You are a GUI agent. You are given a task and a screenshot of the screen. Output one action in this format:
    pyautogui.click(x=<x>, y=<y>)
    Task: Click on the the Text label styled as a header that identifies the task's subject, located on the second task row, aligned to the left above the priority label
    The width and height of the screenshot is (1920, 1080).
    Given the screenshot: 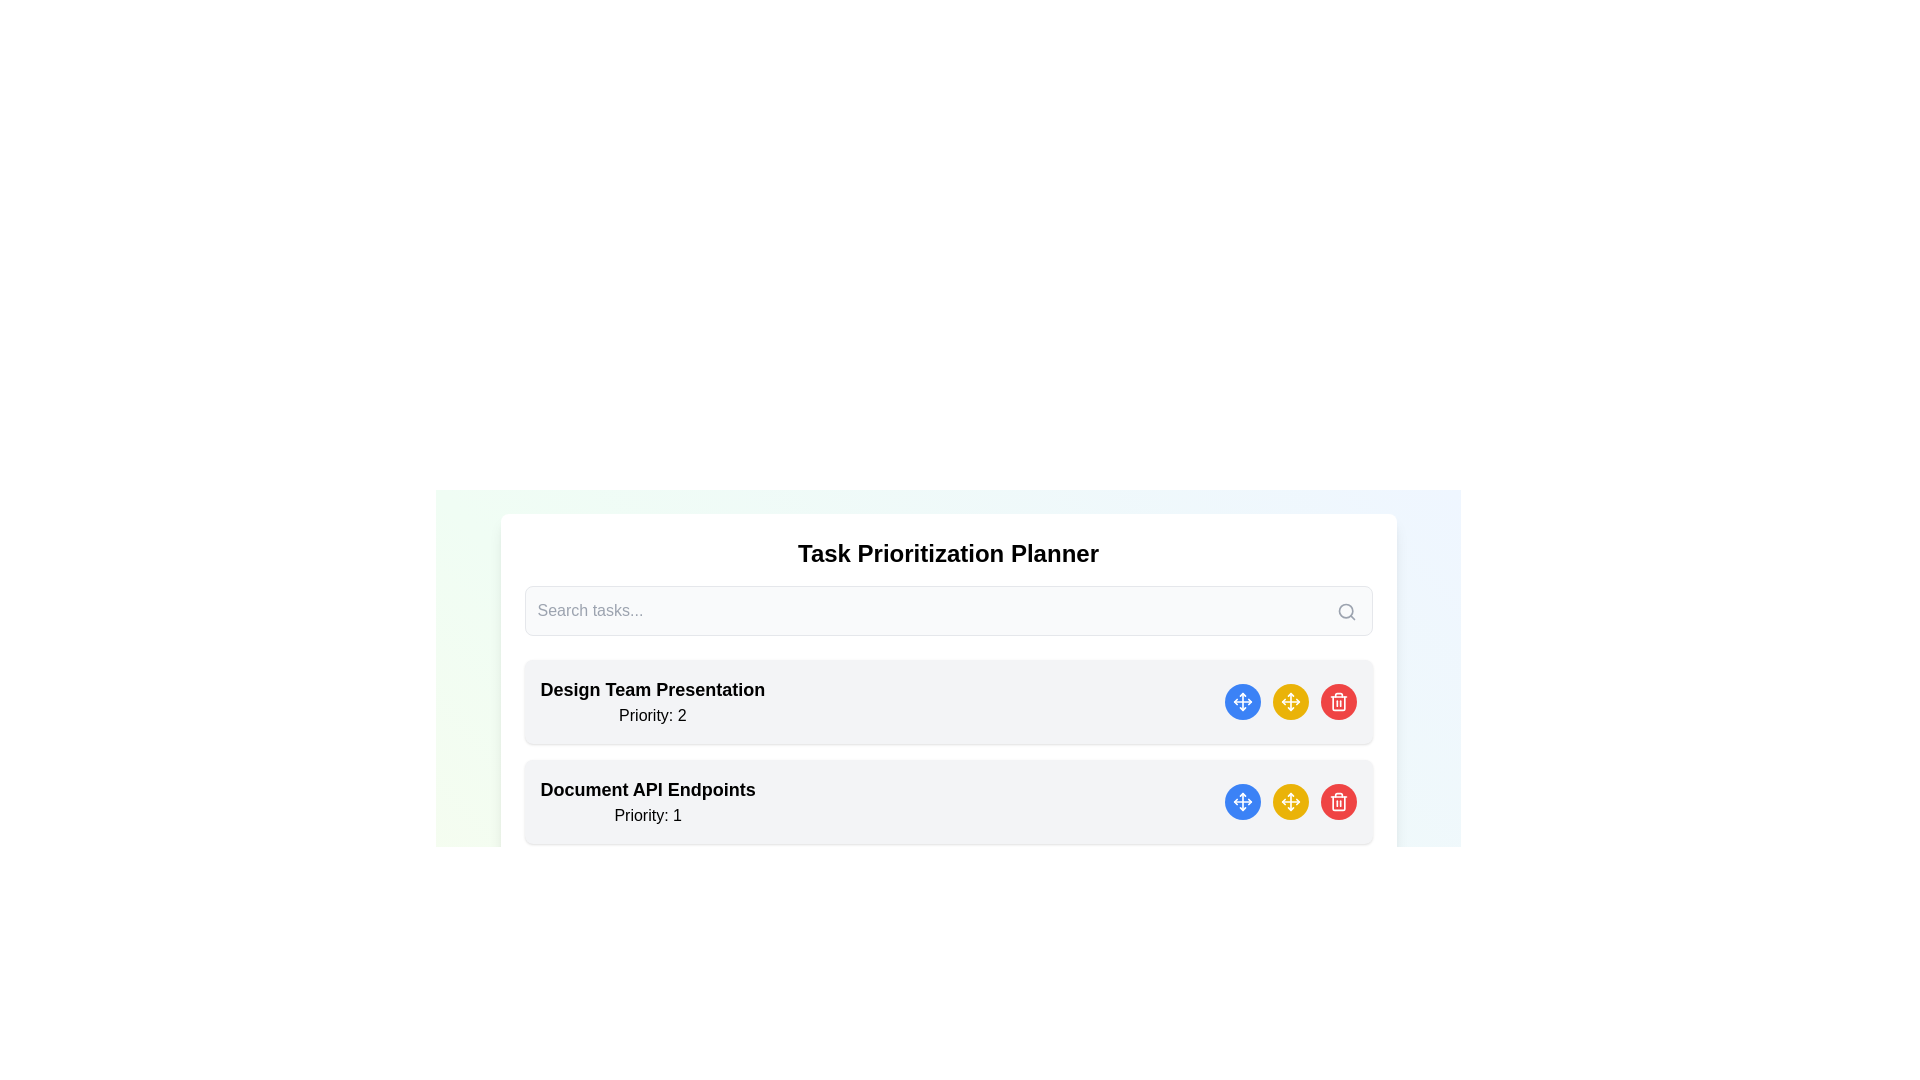 What is the action you would take?
    pyautogui.click(x=648, y=789)
    